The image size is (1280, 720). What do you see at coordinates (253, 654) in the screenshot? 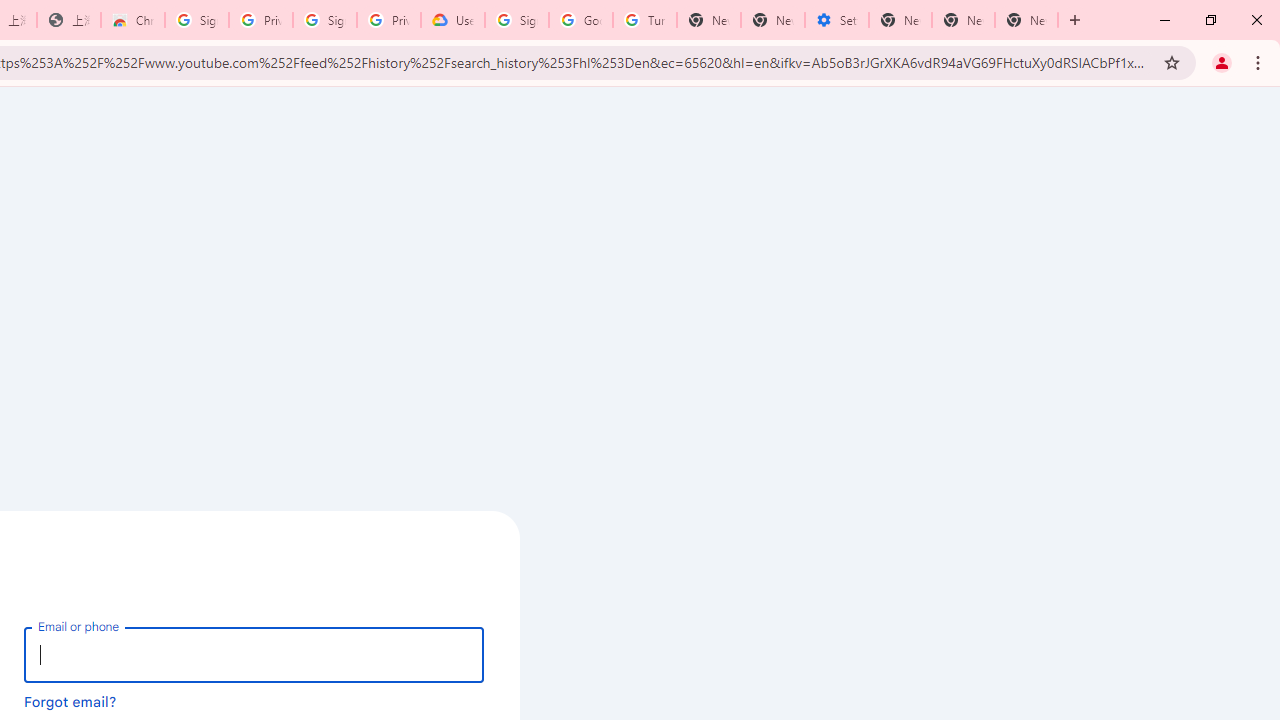
I see `'Email or phone'` at bounding box center [253, 654].